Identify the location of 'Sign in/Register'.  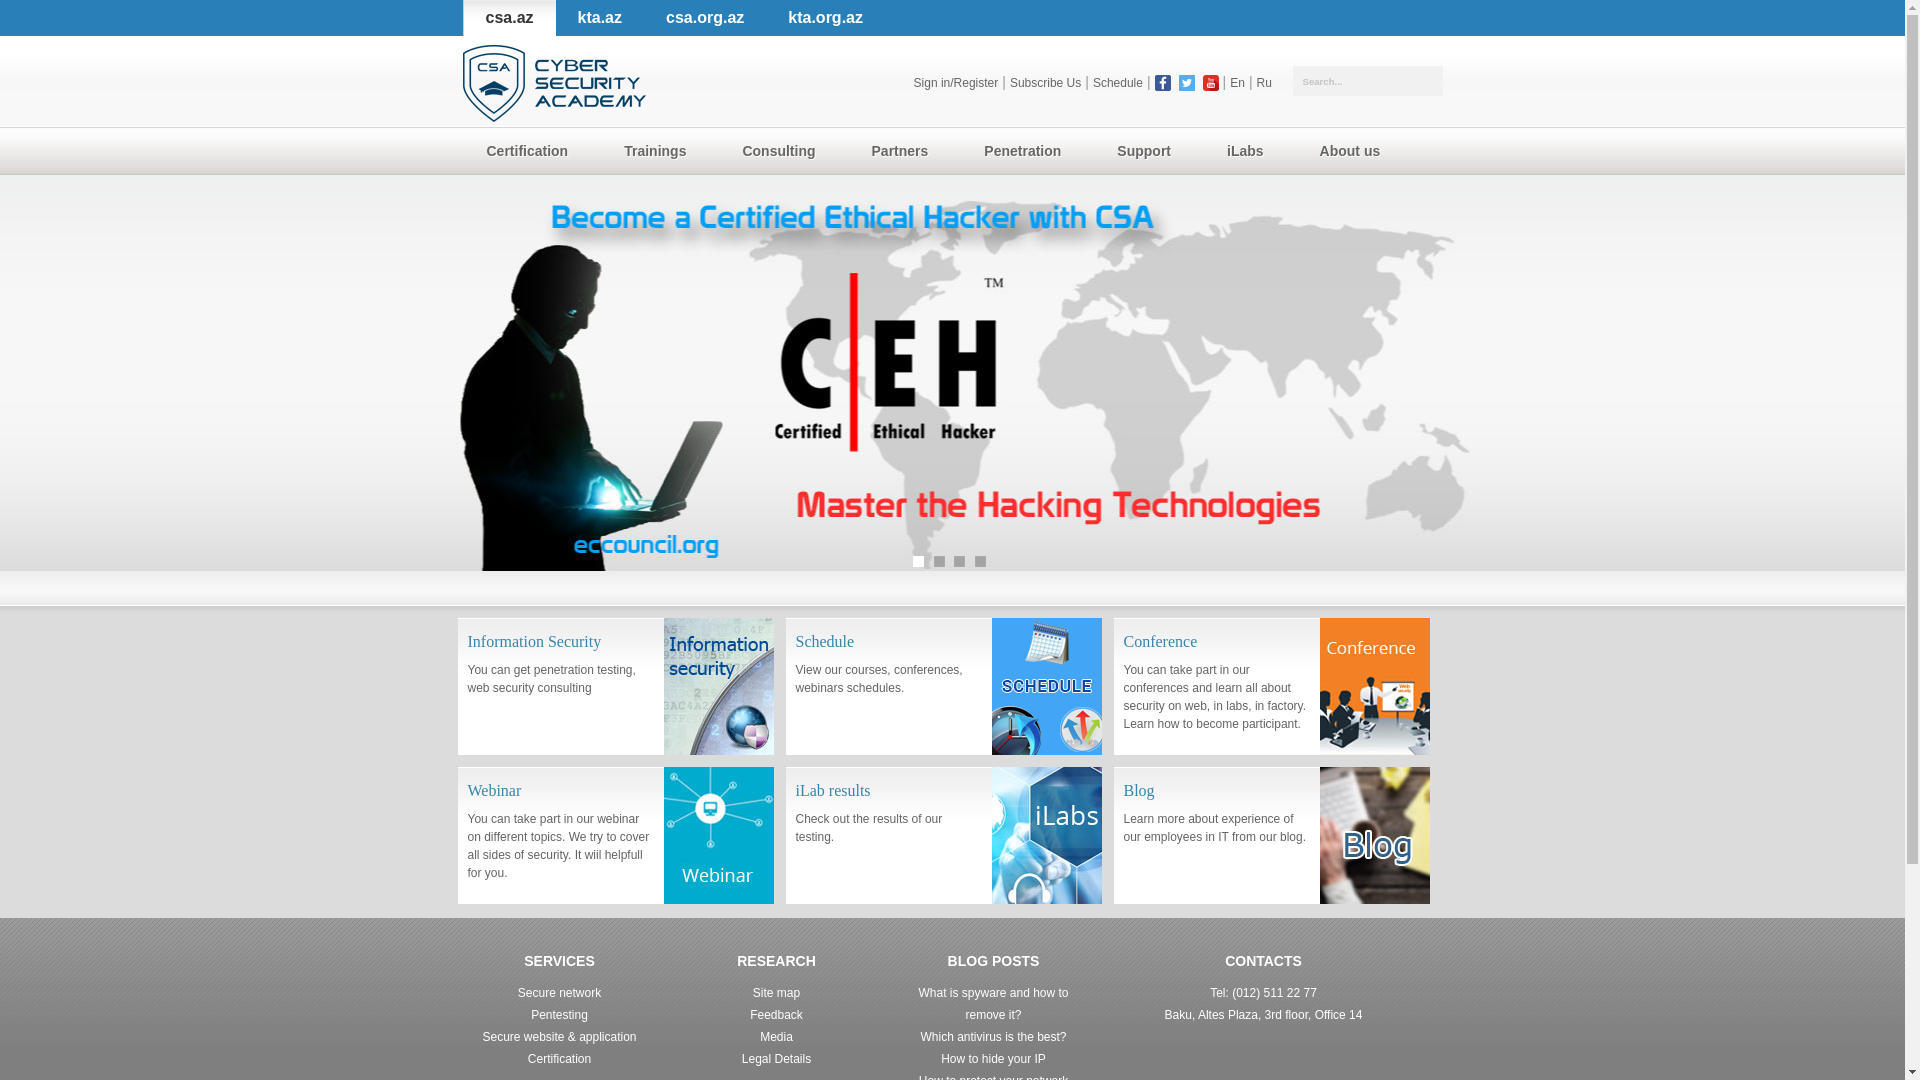
(955, 82).